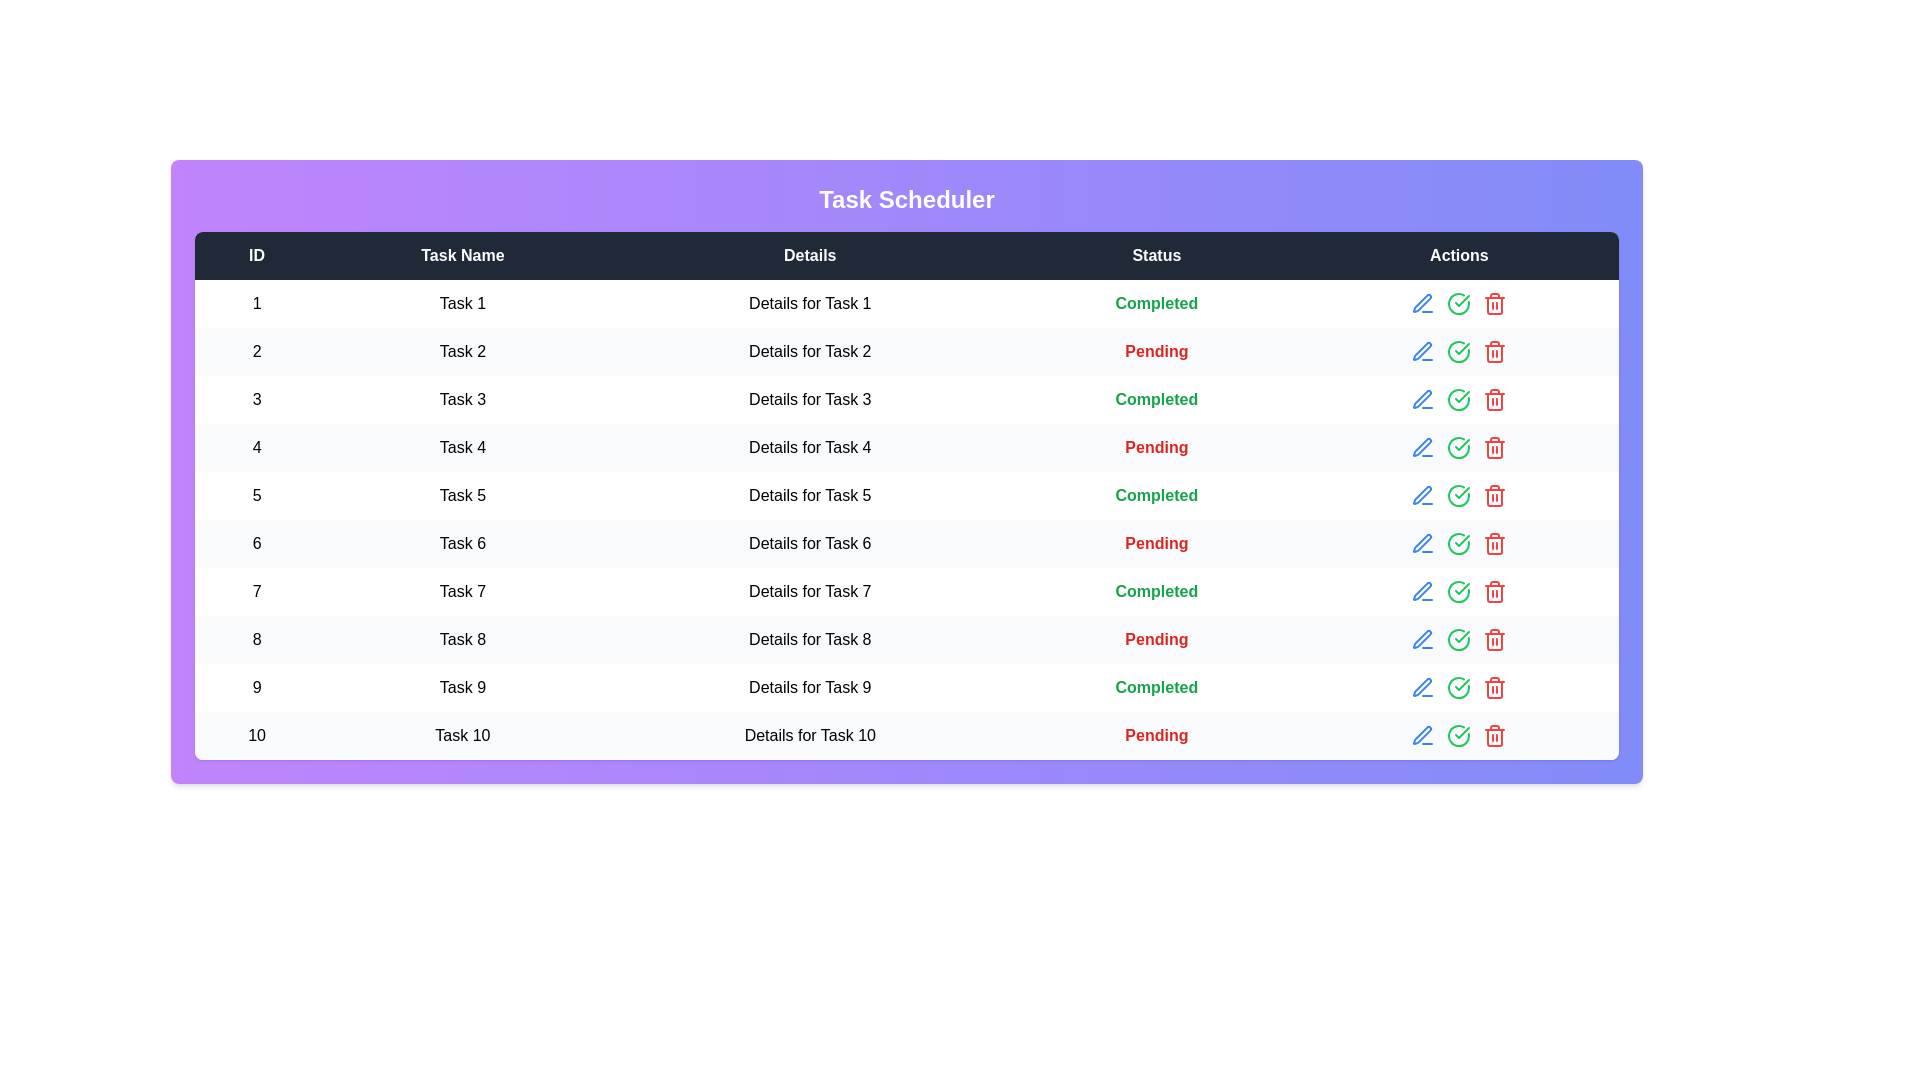 The height and width of the screenshot is (1080, 1920). I want to click on the column header Task Name to sort the tasks by that column, so click(460, 254).